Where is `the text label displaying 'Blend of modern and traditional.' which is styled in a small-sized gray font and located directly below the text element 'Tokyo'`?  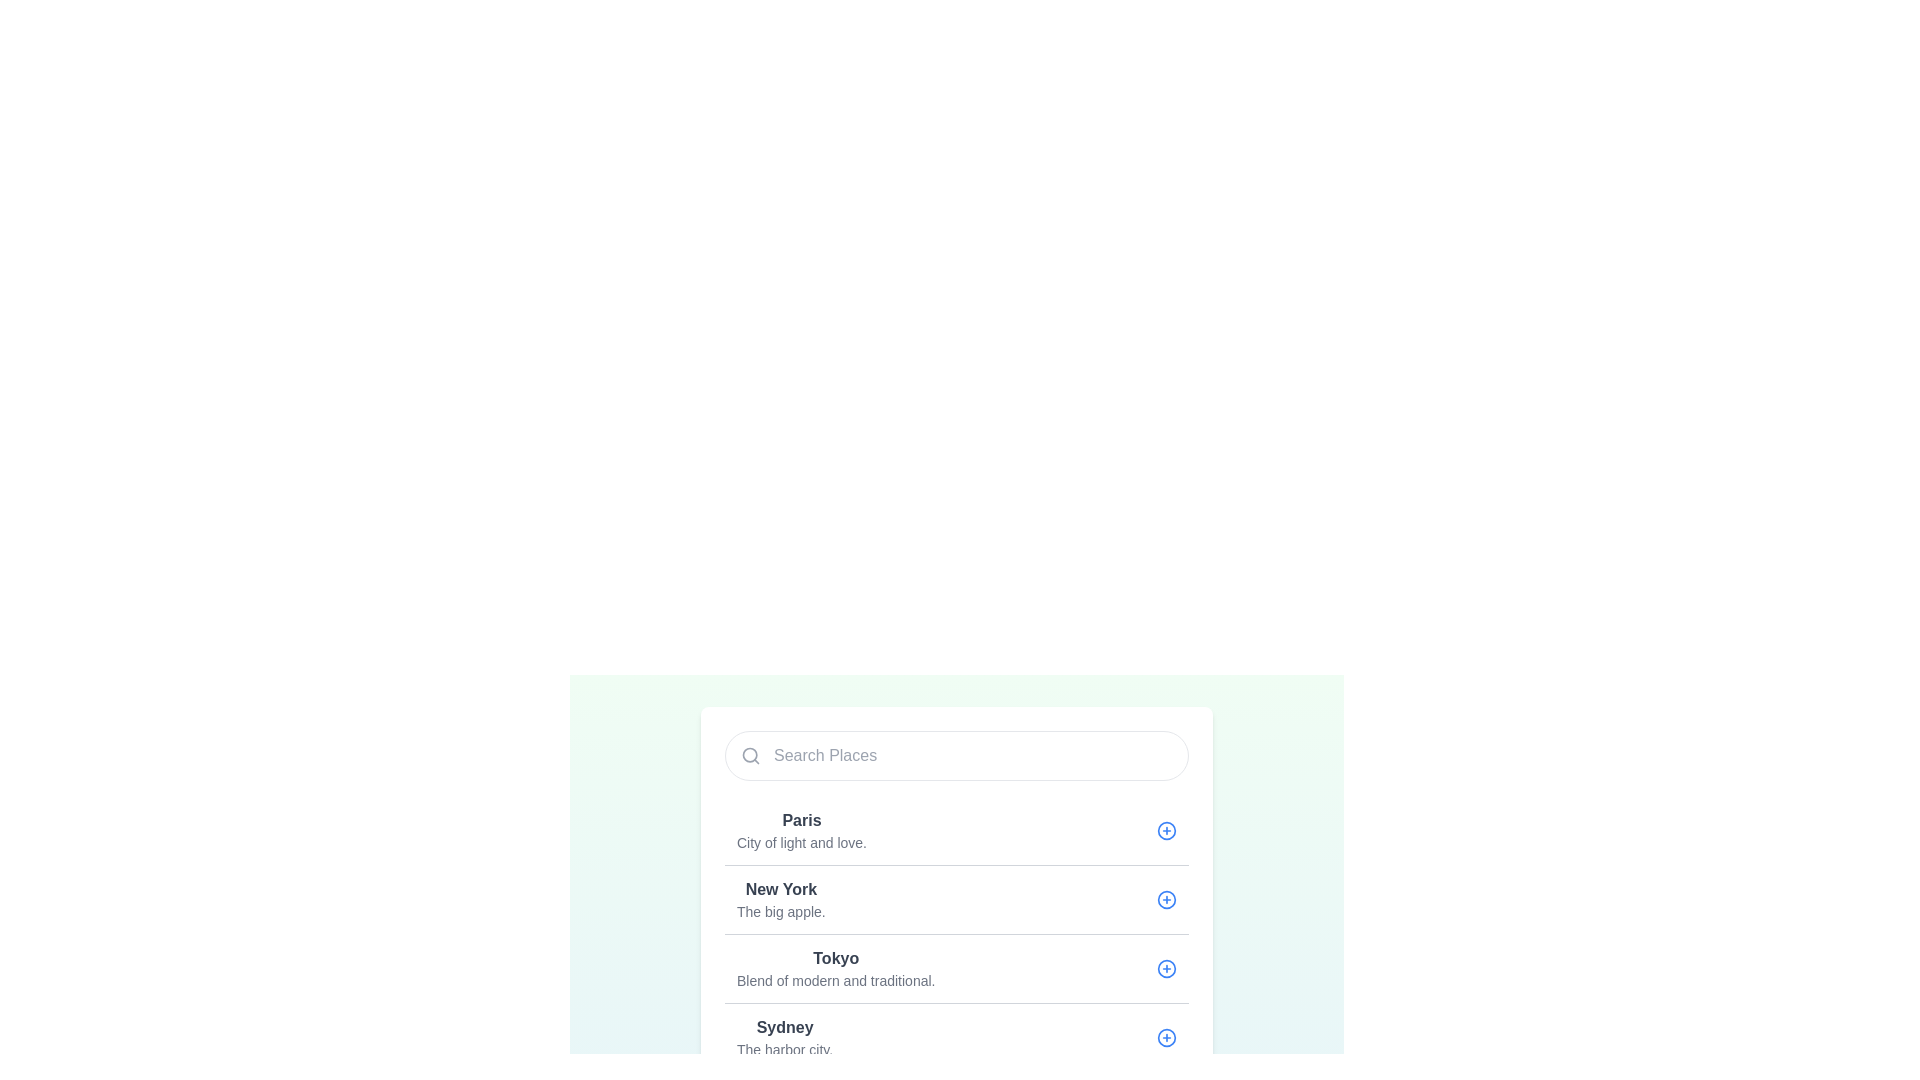
the text label displaying 'Blend of modern and traditional.' which is styled in a small-sized gray font and located directly below the text element 'Tokyo' is located at coordinates (836, 979).